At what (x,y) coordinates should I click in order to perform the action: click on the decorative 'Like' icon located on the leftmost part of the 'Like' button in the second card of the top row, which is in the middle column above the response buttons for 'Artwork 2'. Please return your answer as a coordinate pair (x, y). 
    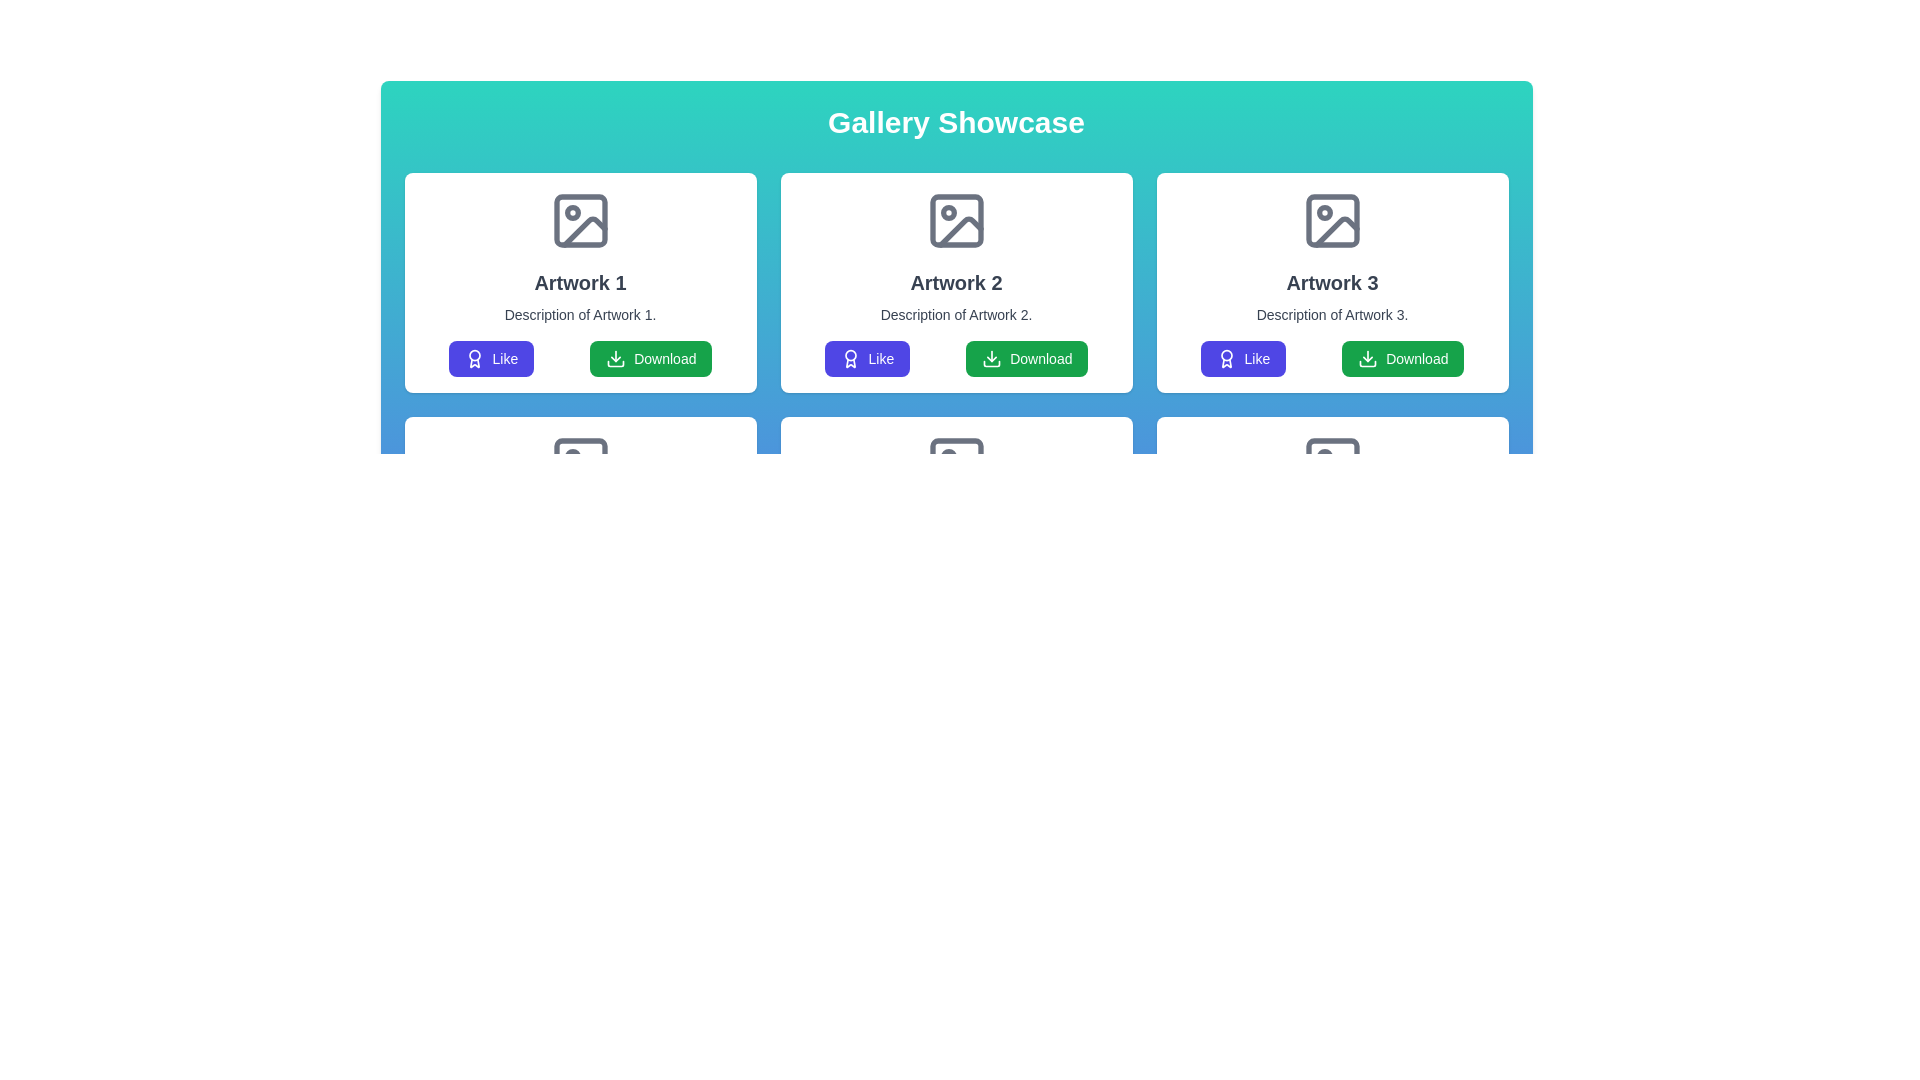
    Looking at the image, I should click on (850, 357).